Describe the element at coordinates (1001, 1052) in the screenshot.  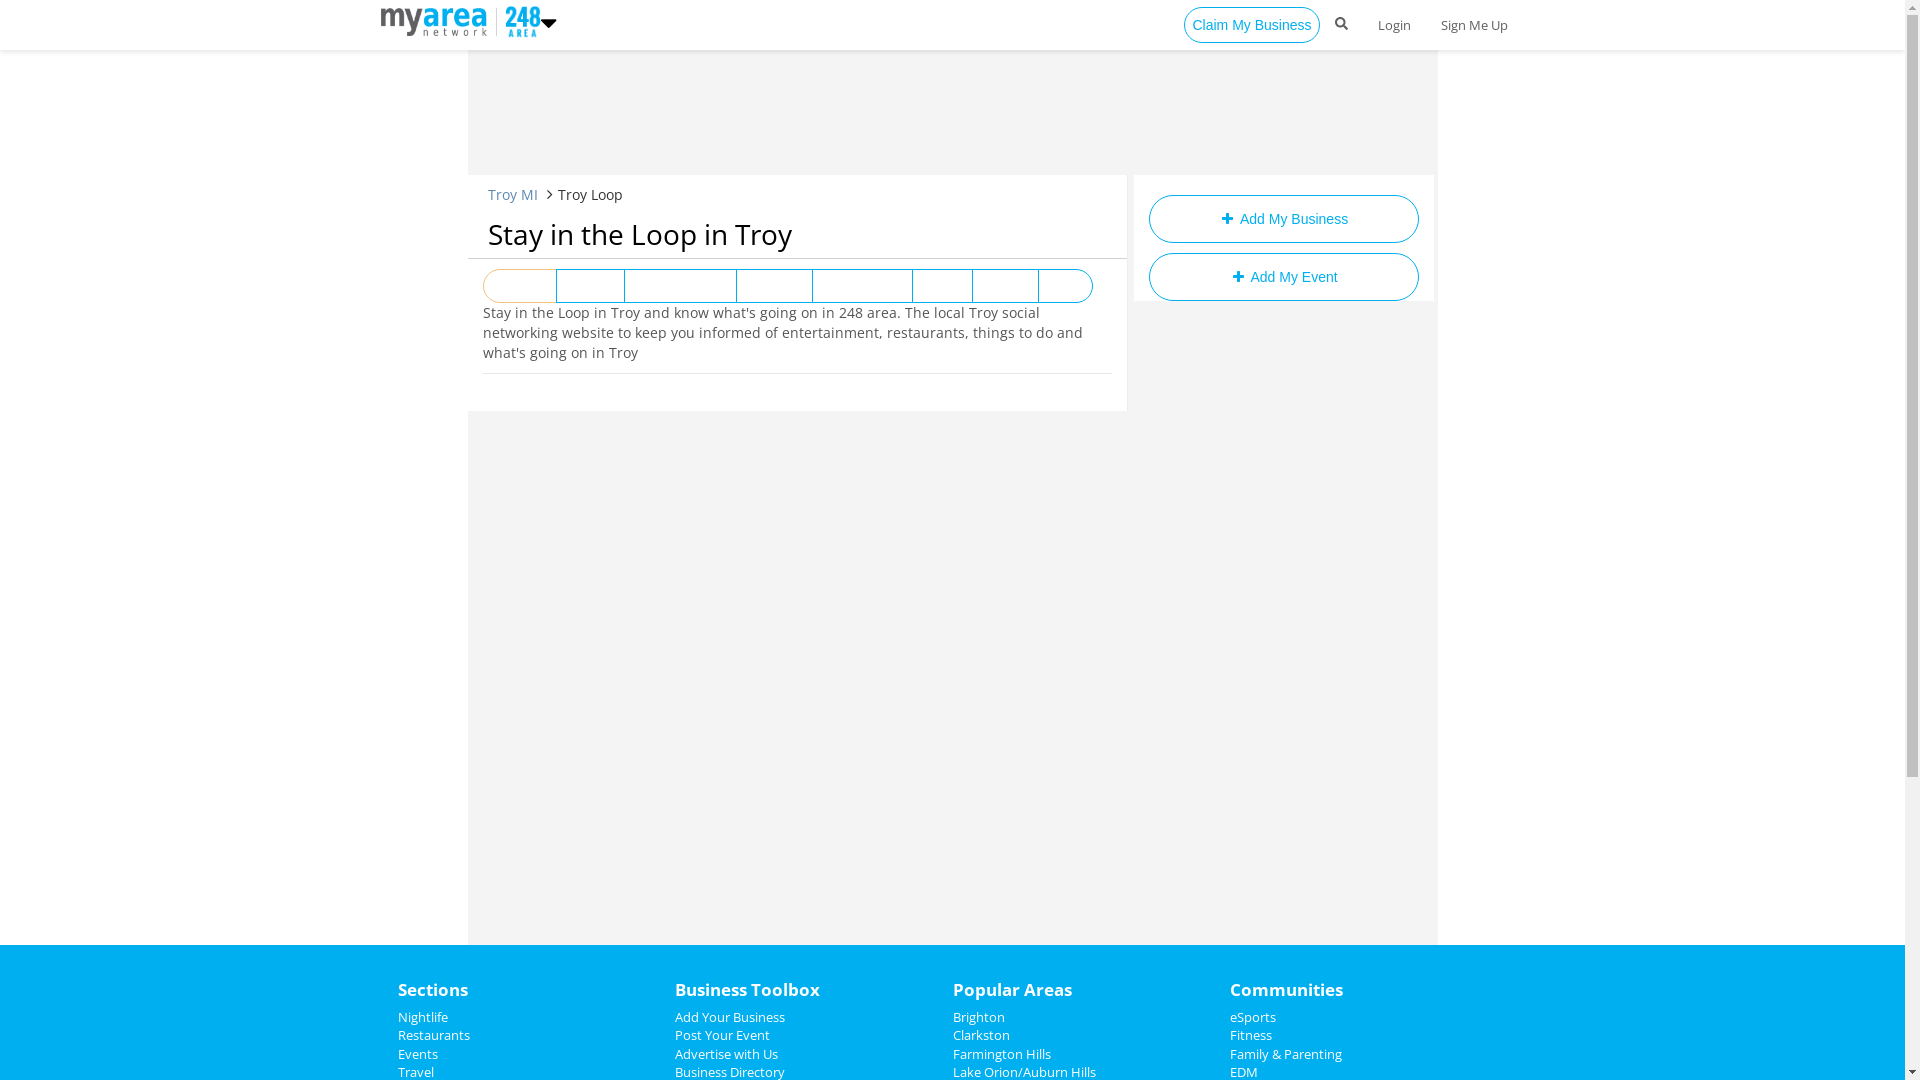
I see `'Farmington Hills'` at that location.